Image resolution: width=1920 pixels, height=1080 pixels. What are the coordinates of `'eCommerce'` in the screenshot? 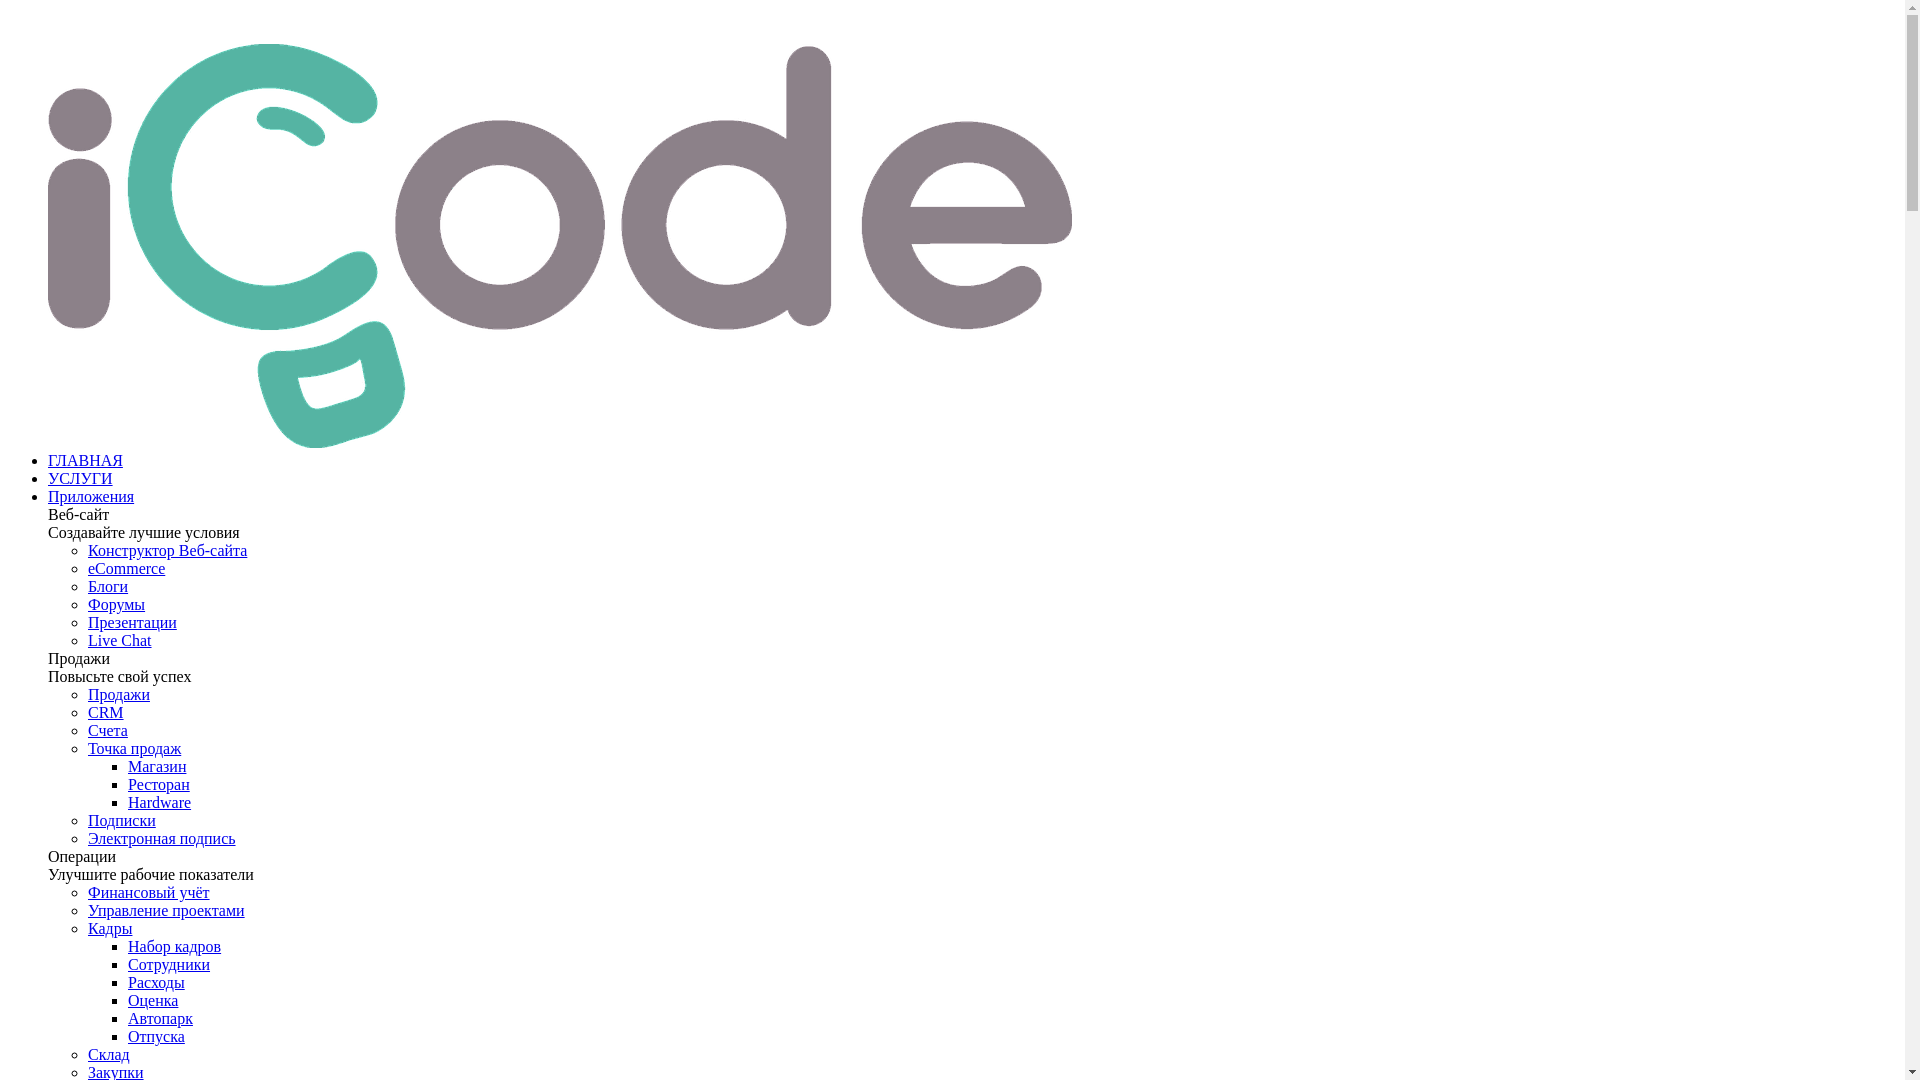 It's located at (86, 568).